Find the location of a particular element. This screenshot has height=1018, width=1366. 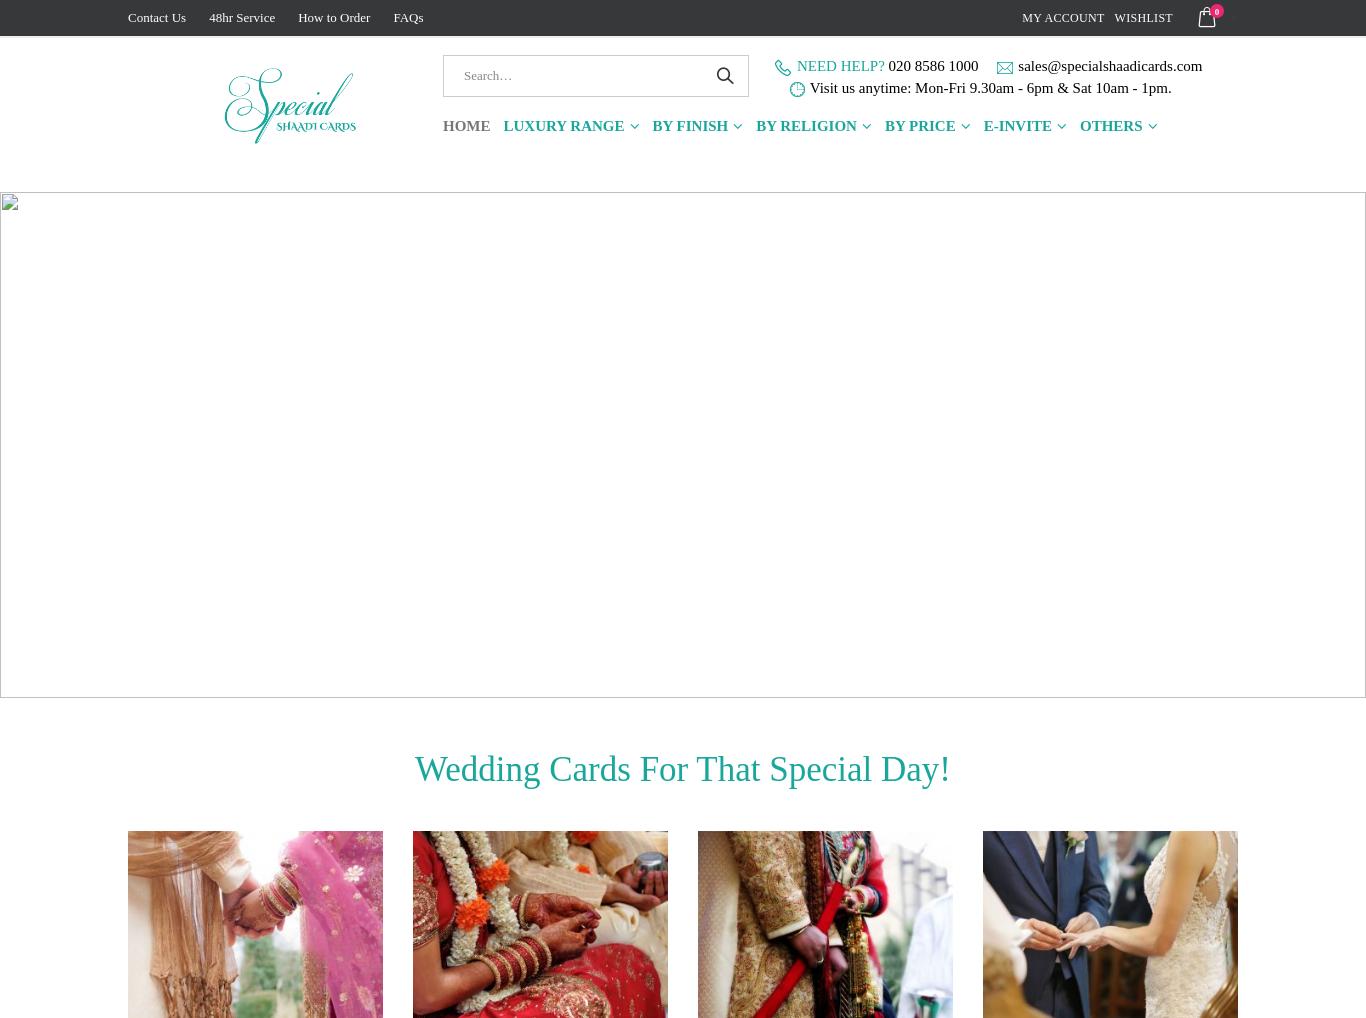

'Visit us anytime:' is located at coordinates (859, 87).